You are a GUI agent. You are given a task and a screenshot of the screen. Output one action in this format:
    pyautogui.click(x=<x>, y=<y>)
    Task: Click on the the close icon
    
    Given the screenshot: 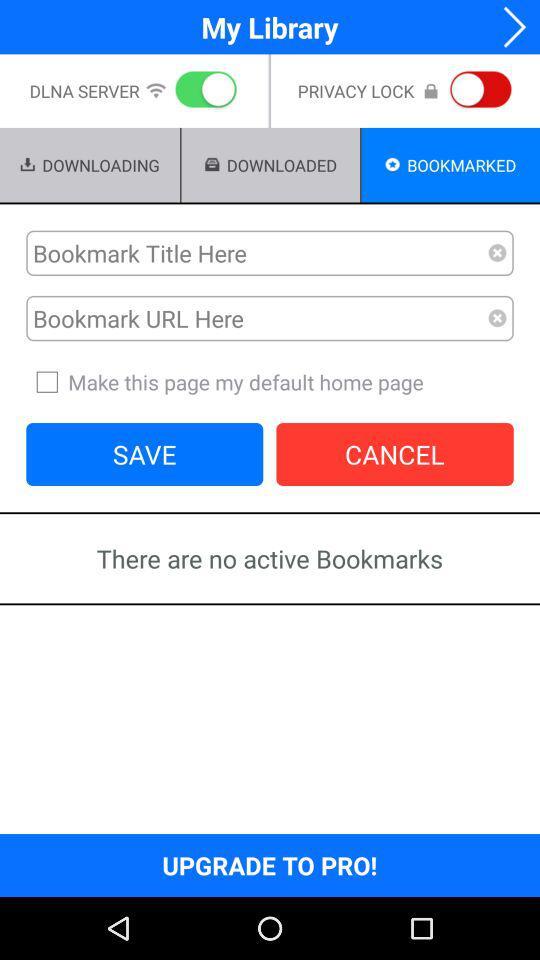 What is the action you would take?
    pyautogui.click(x=496, y=270)
    